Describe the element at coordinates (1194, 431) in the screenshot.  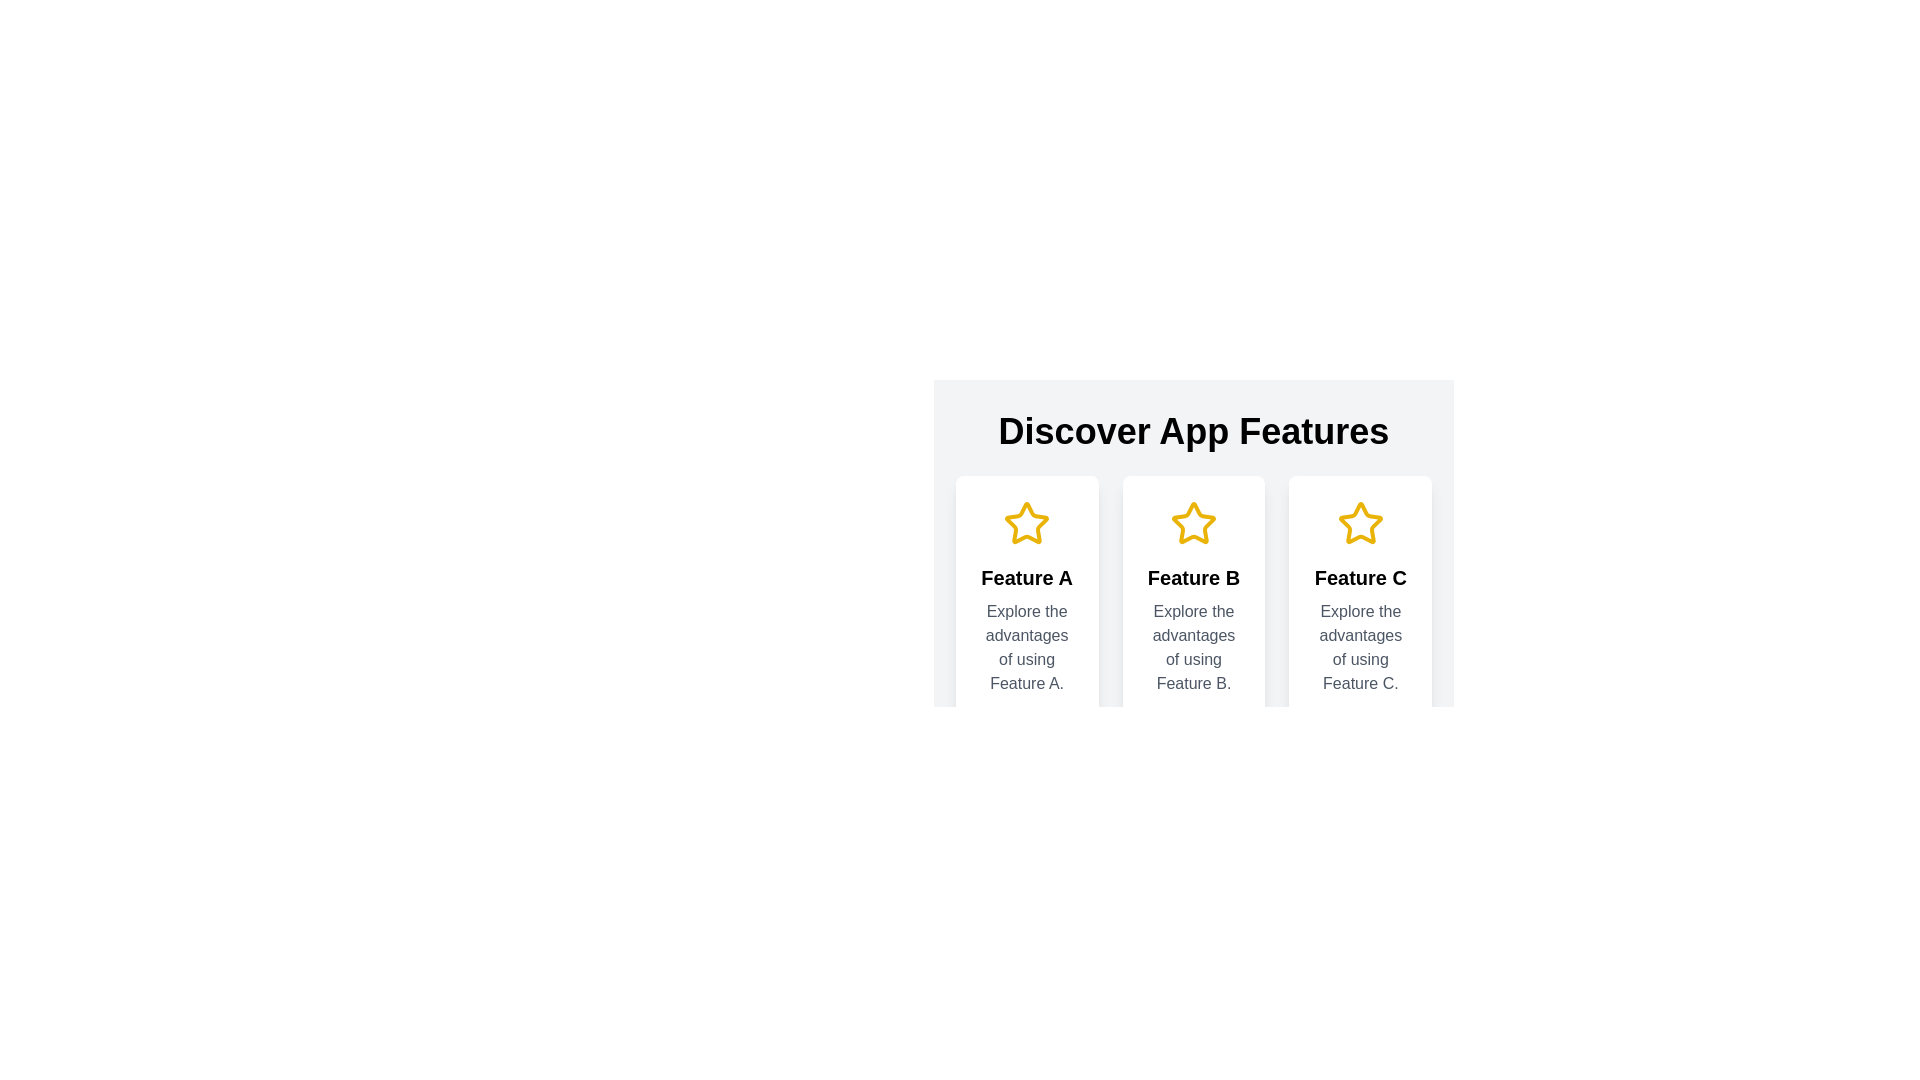
I see `the prominently styled title text displaying 'Discover App Features' which is located at the top-center of the section containing feature descriptions` at that location.